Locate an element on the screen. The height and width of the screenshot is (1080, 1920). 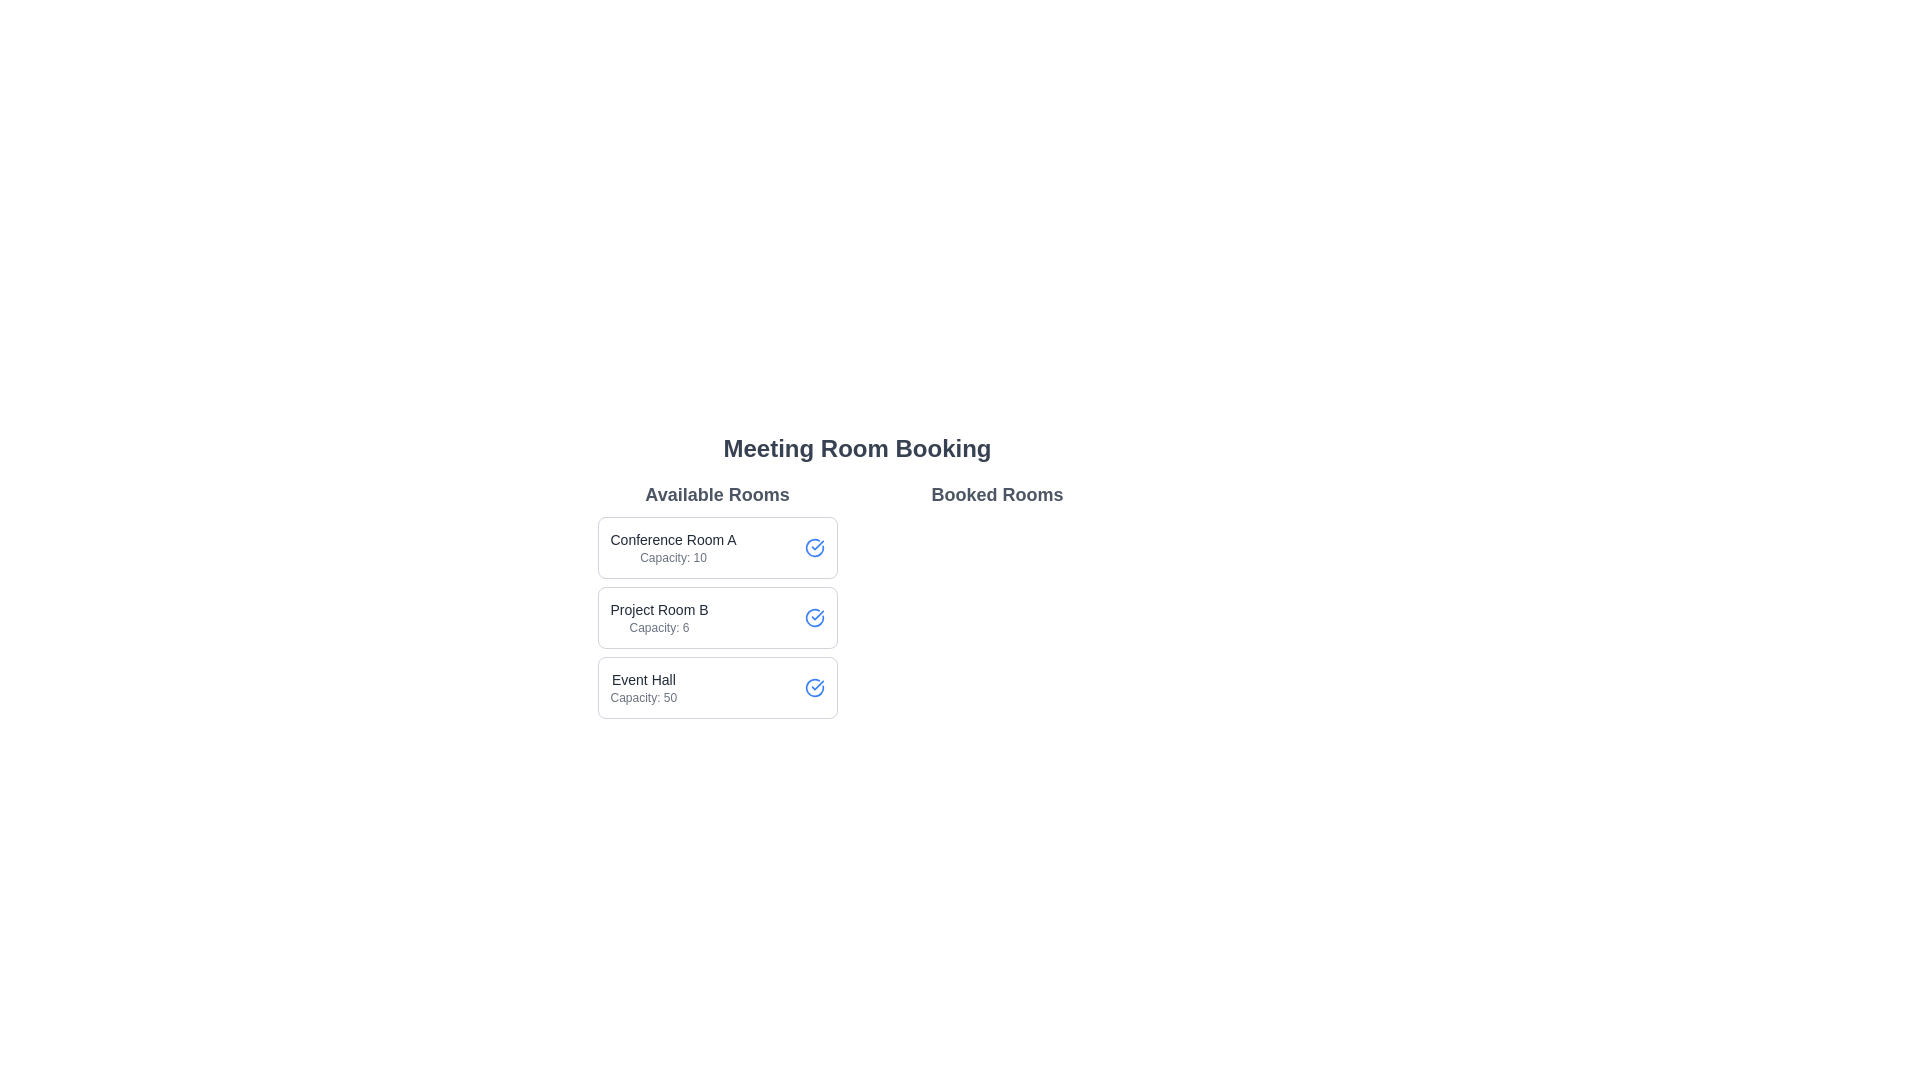
the booking indication provided by the icon located in the 'Event Hall' card, which is the third card in the 'Available Rooms' section is located at coordinates (814, 686).